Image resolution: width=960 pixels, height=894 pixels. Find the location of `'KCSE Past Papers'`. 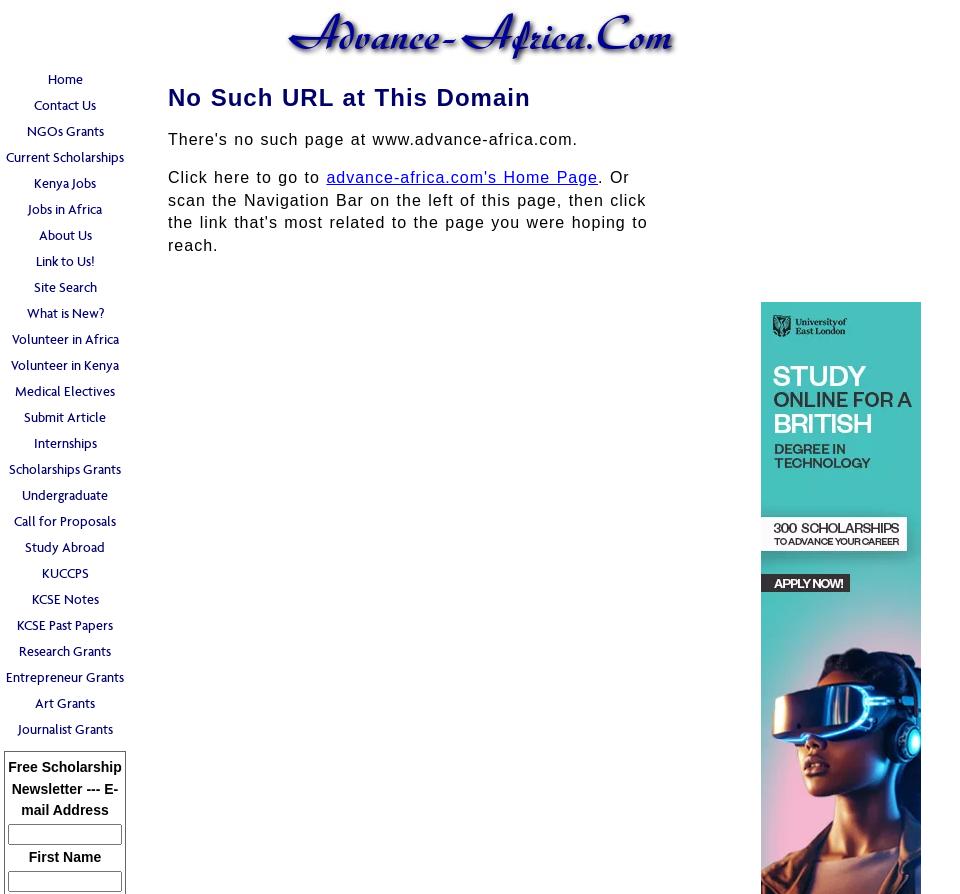

'KCSE Past Papers' is located at coordinates (64, 625).